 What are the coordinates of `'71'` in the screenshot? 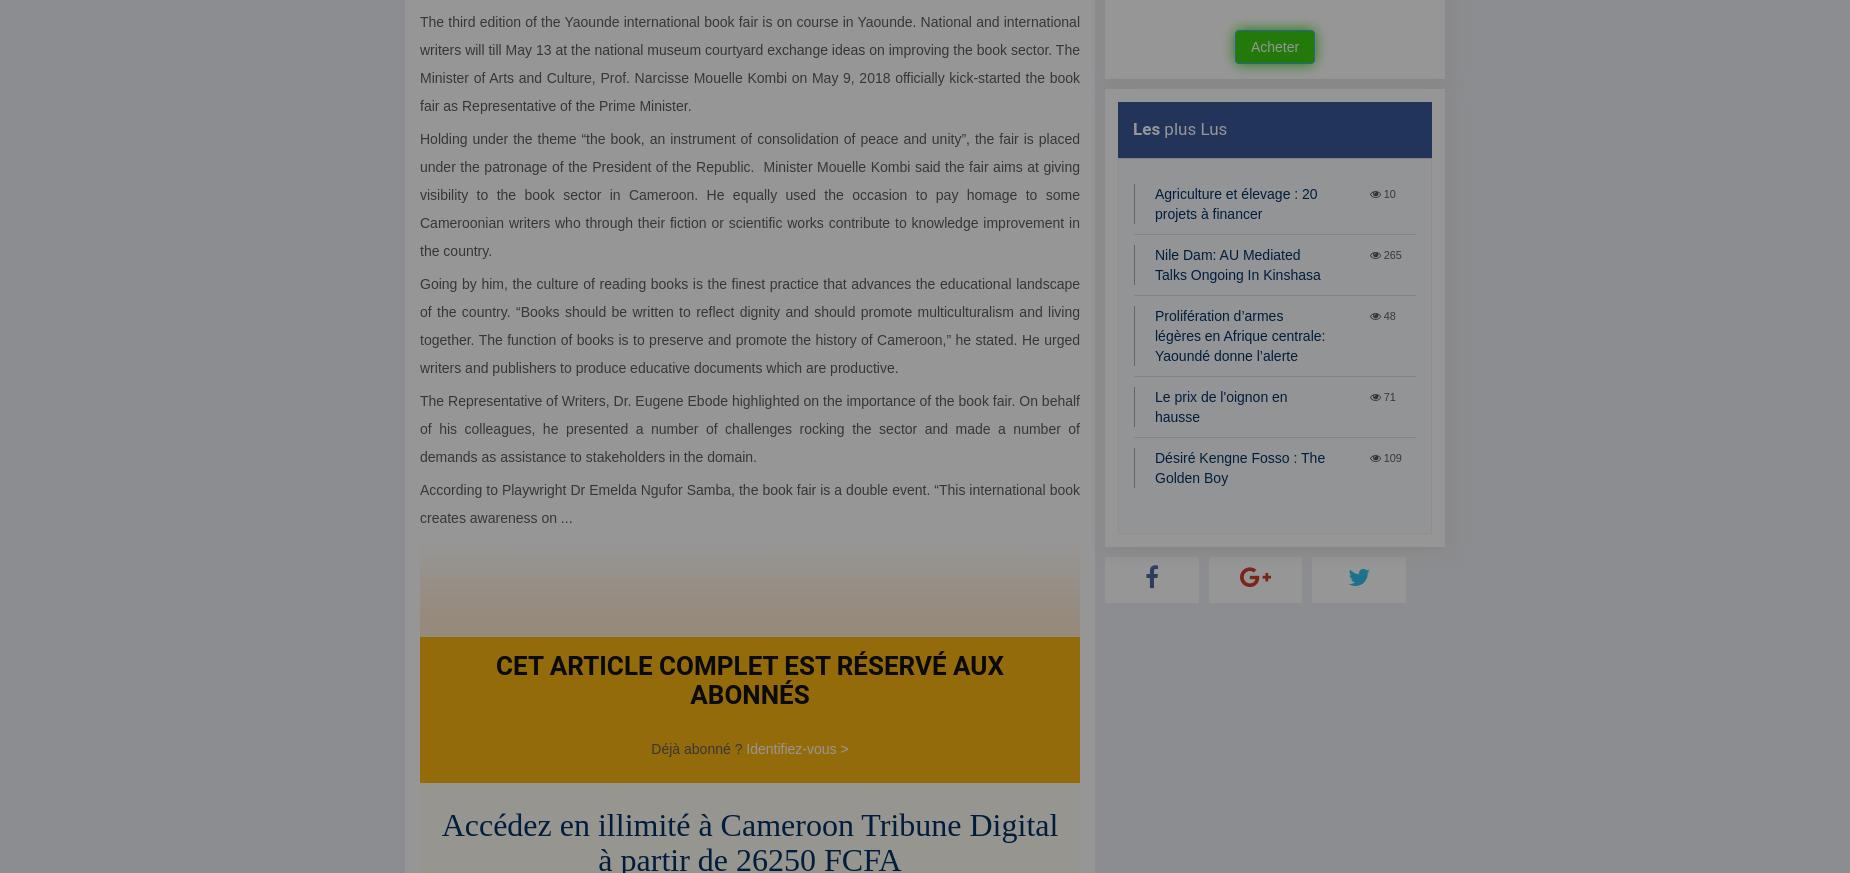 It's located at (1386, 396).